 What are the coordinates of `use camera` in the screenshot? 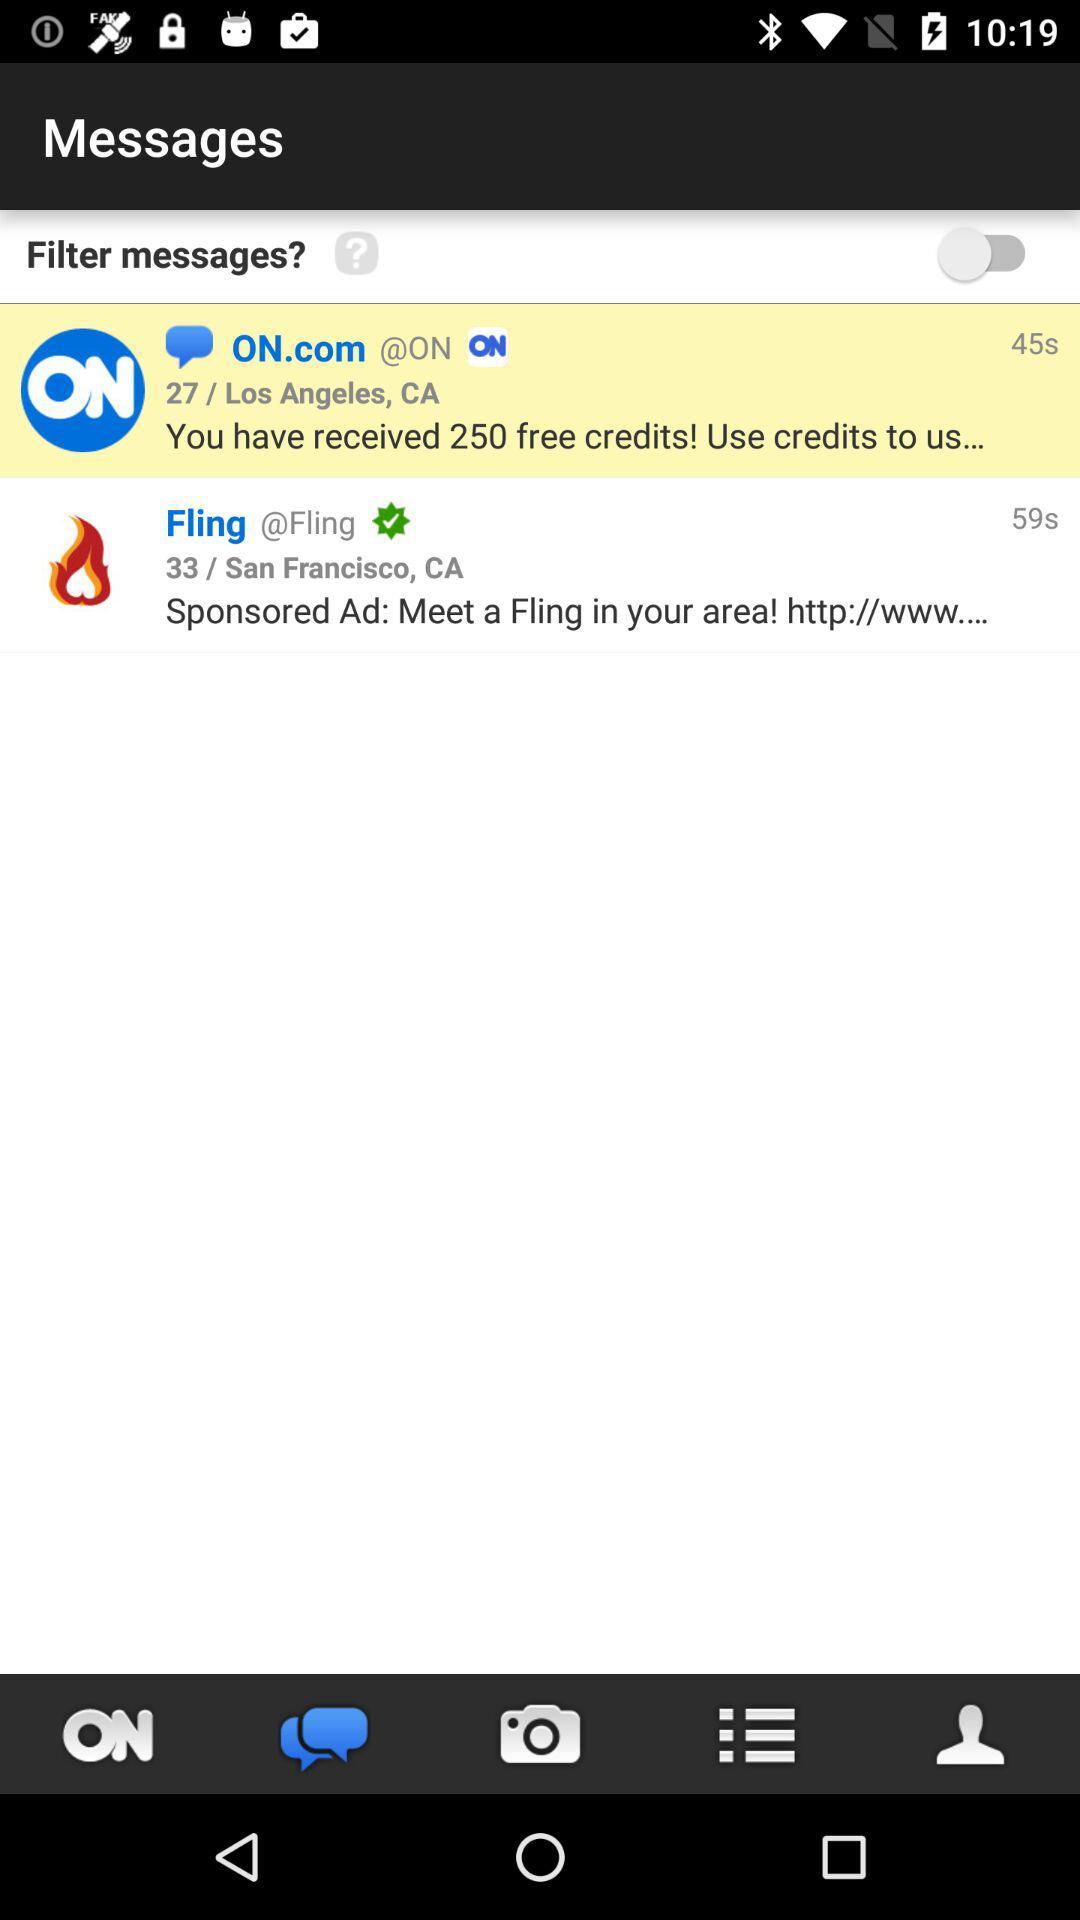 It's located at (540, 1733).